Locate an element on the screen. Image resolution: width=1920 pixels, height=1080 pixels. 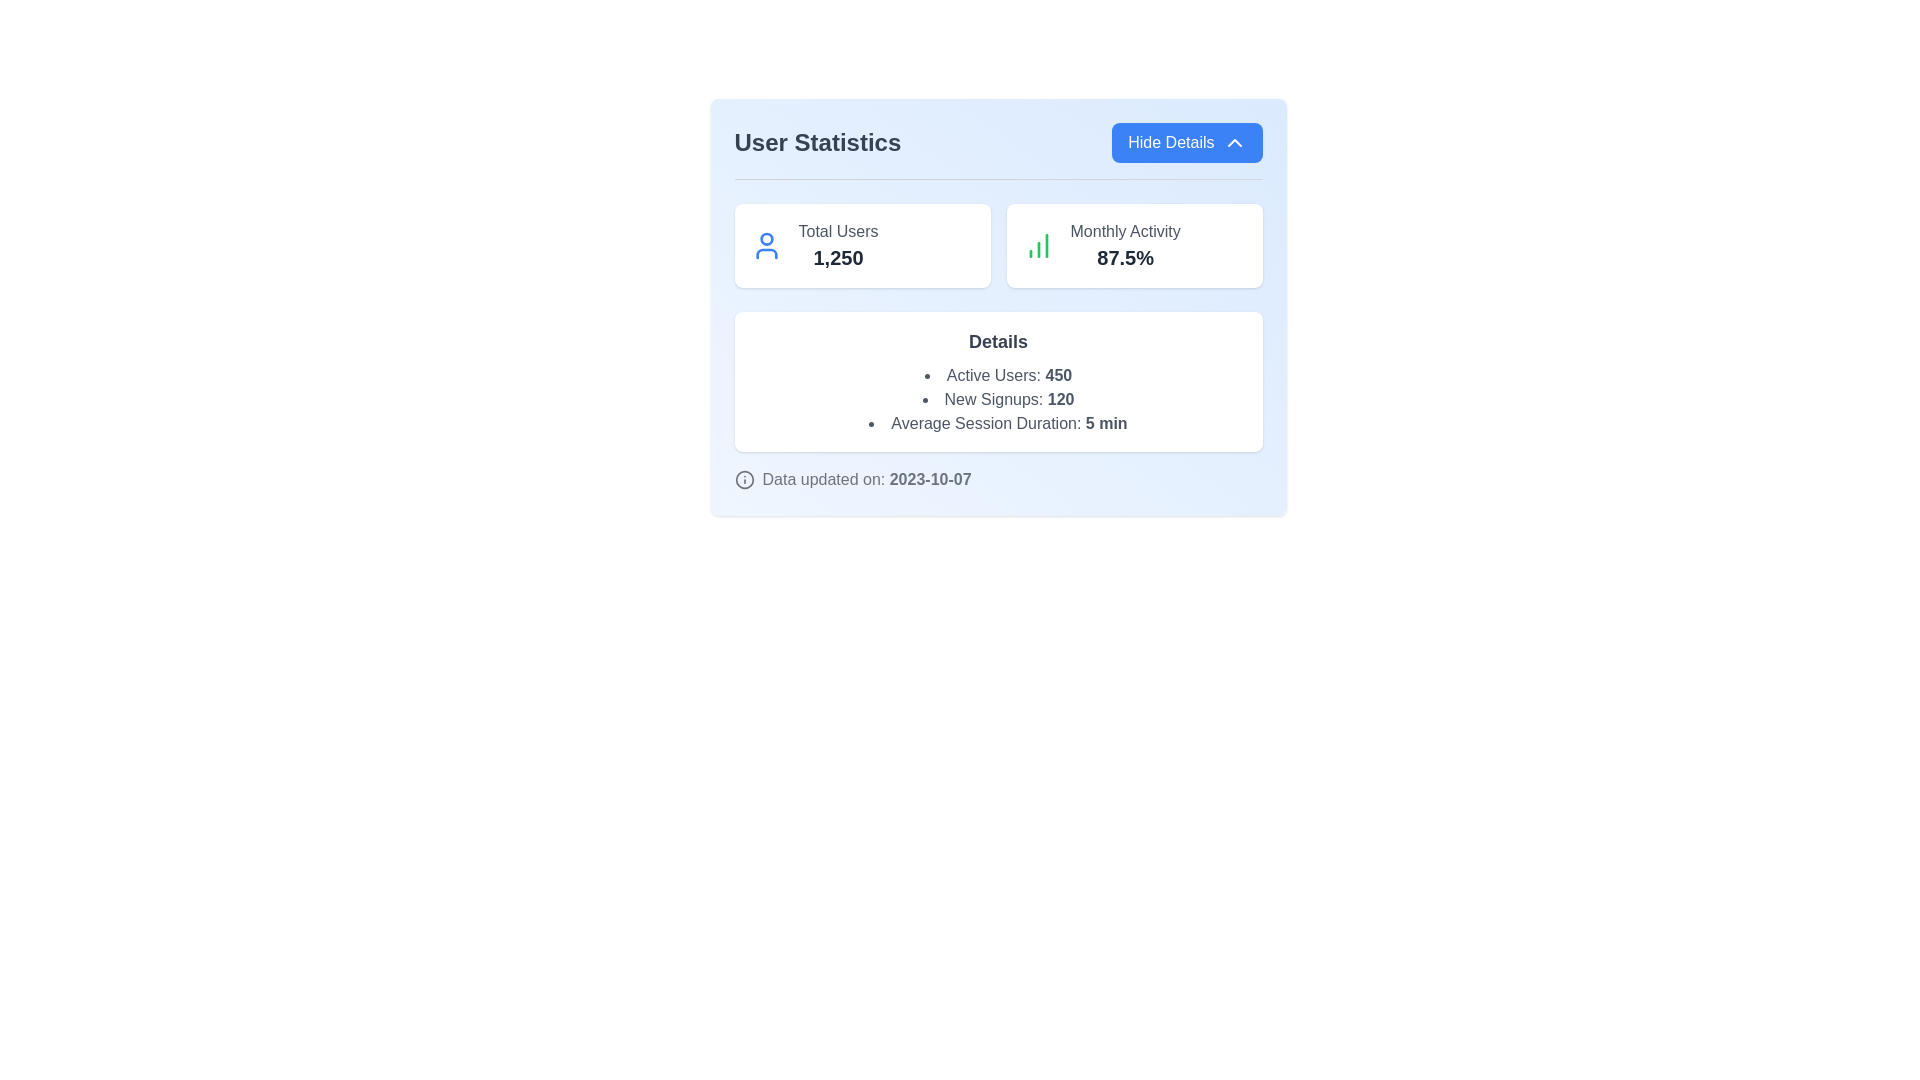
the text display that reads 'Average Session Duration: 5 min', styled in bold with a gray color scheme, located in the 'Details' section of the 'User Statistics' card is located at coordinates (998, 423).